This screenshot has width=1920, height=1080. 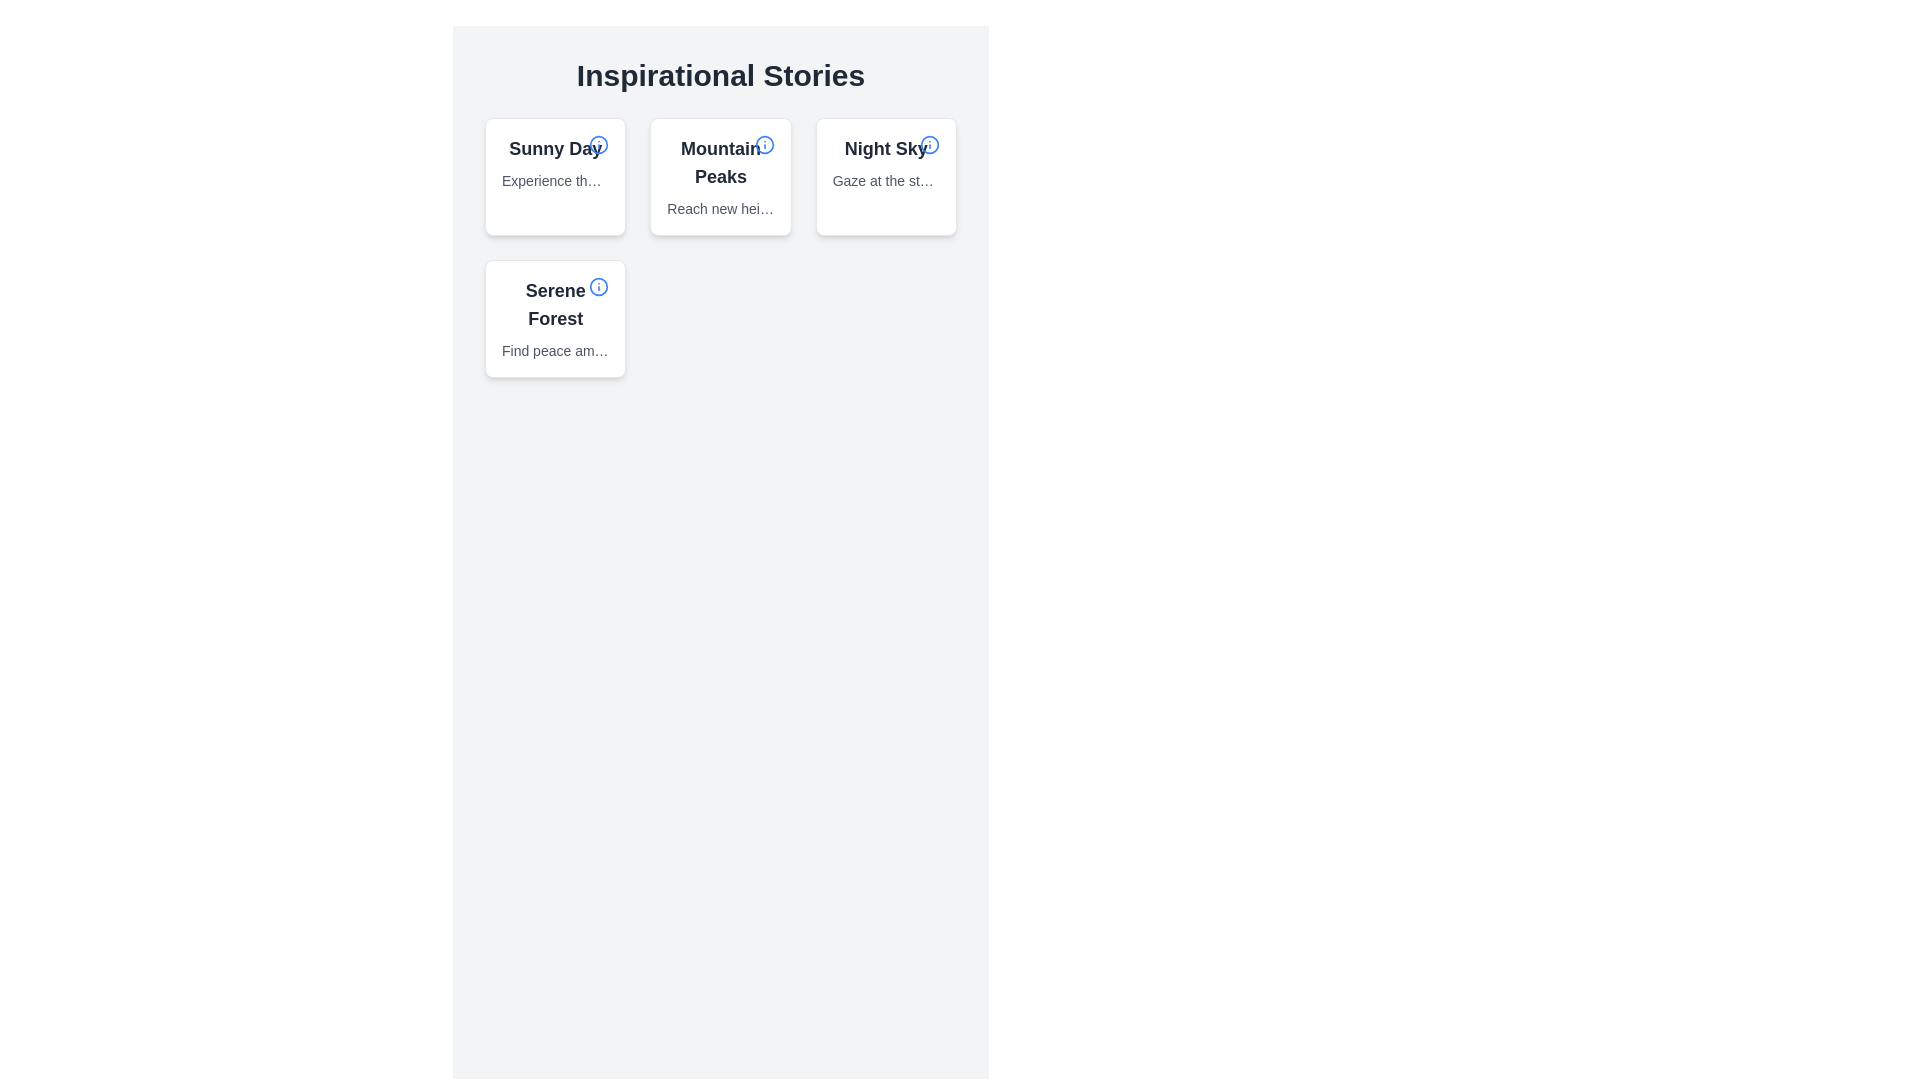 I want to click on the static informational card presenting information about 'Night Sky', located in the upper-right corner of the grid layout of cards, specifically the third card in the row of the 'Inspirational Stories' section, so click(x=885, y=161).